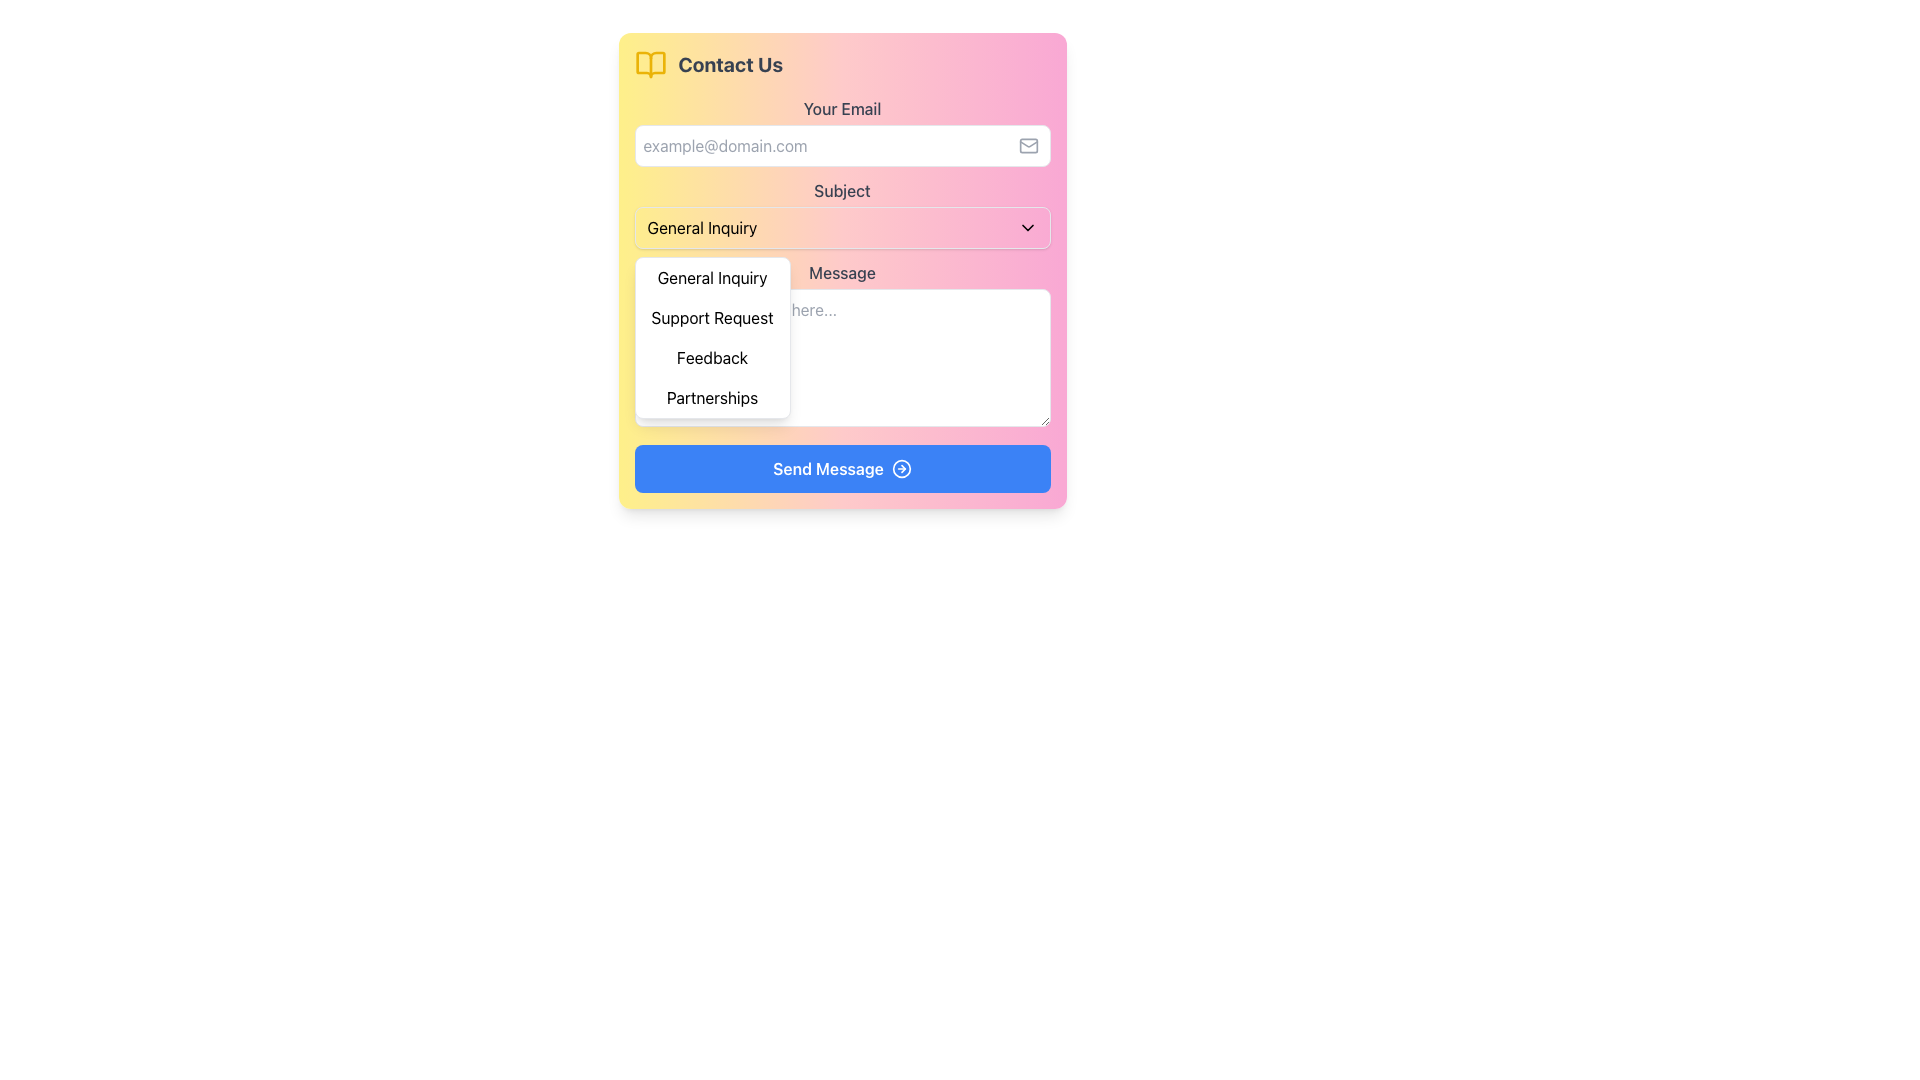  I want to click on the central circular part of the blue-filled icon next to the 'Send Message' button to interact with it, so click(900, 469).